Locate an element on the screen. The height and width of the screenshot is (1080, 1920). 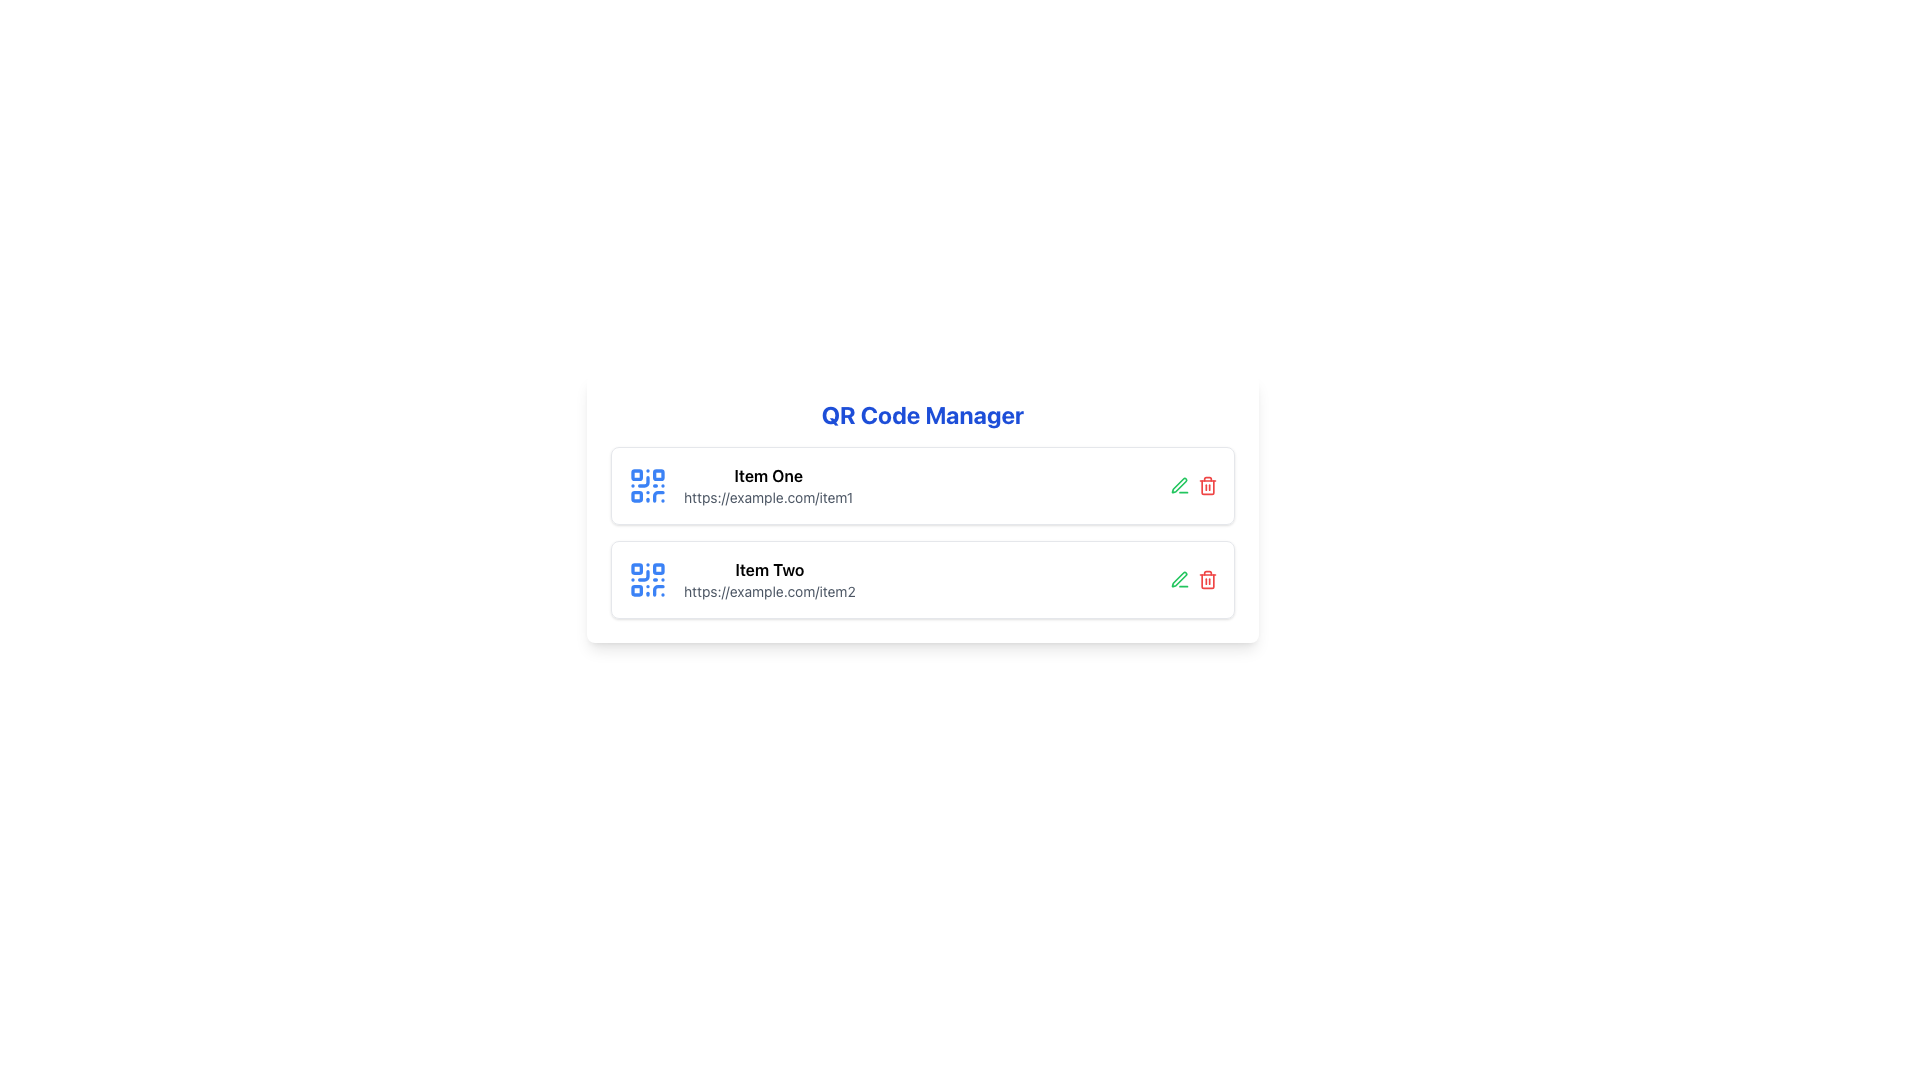
the Icon Button depicting a pen symbol, which is used to initiate an edit action is located at coordinates (1179, 579).